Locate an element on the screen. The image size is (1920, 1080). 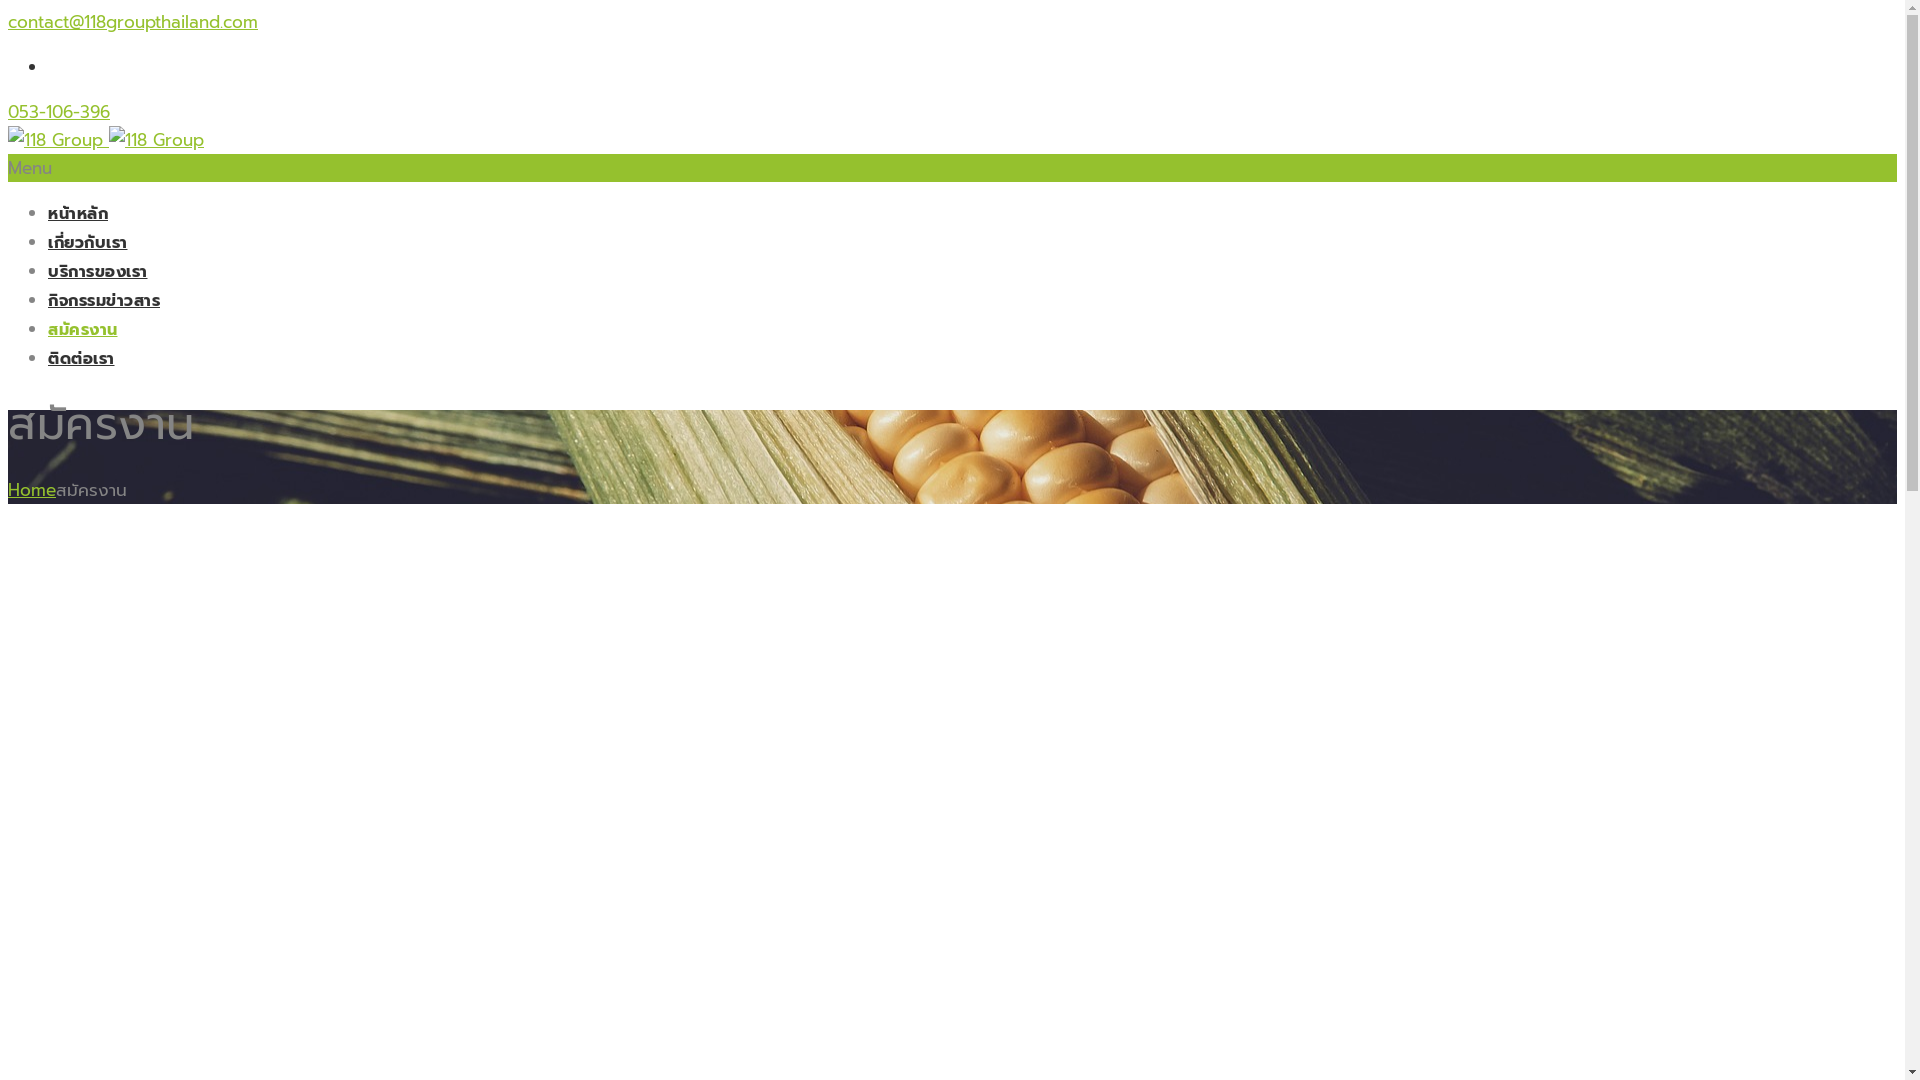
'118 Group' is located at coordinates (55, 138).